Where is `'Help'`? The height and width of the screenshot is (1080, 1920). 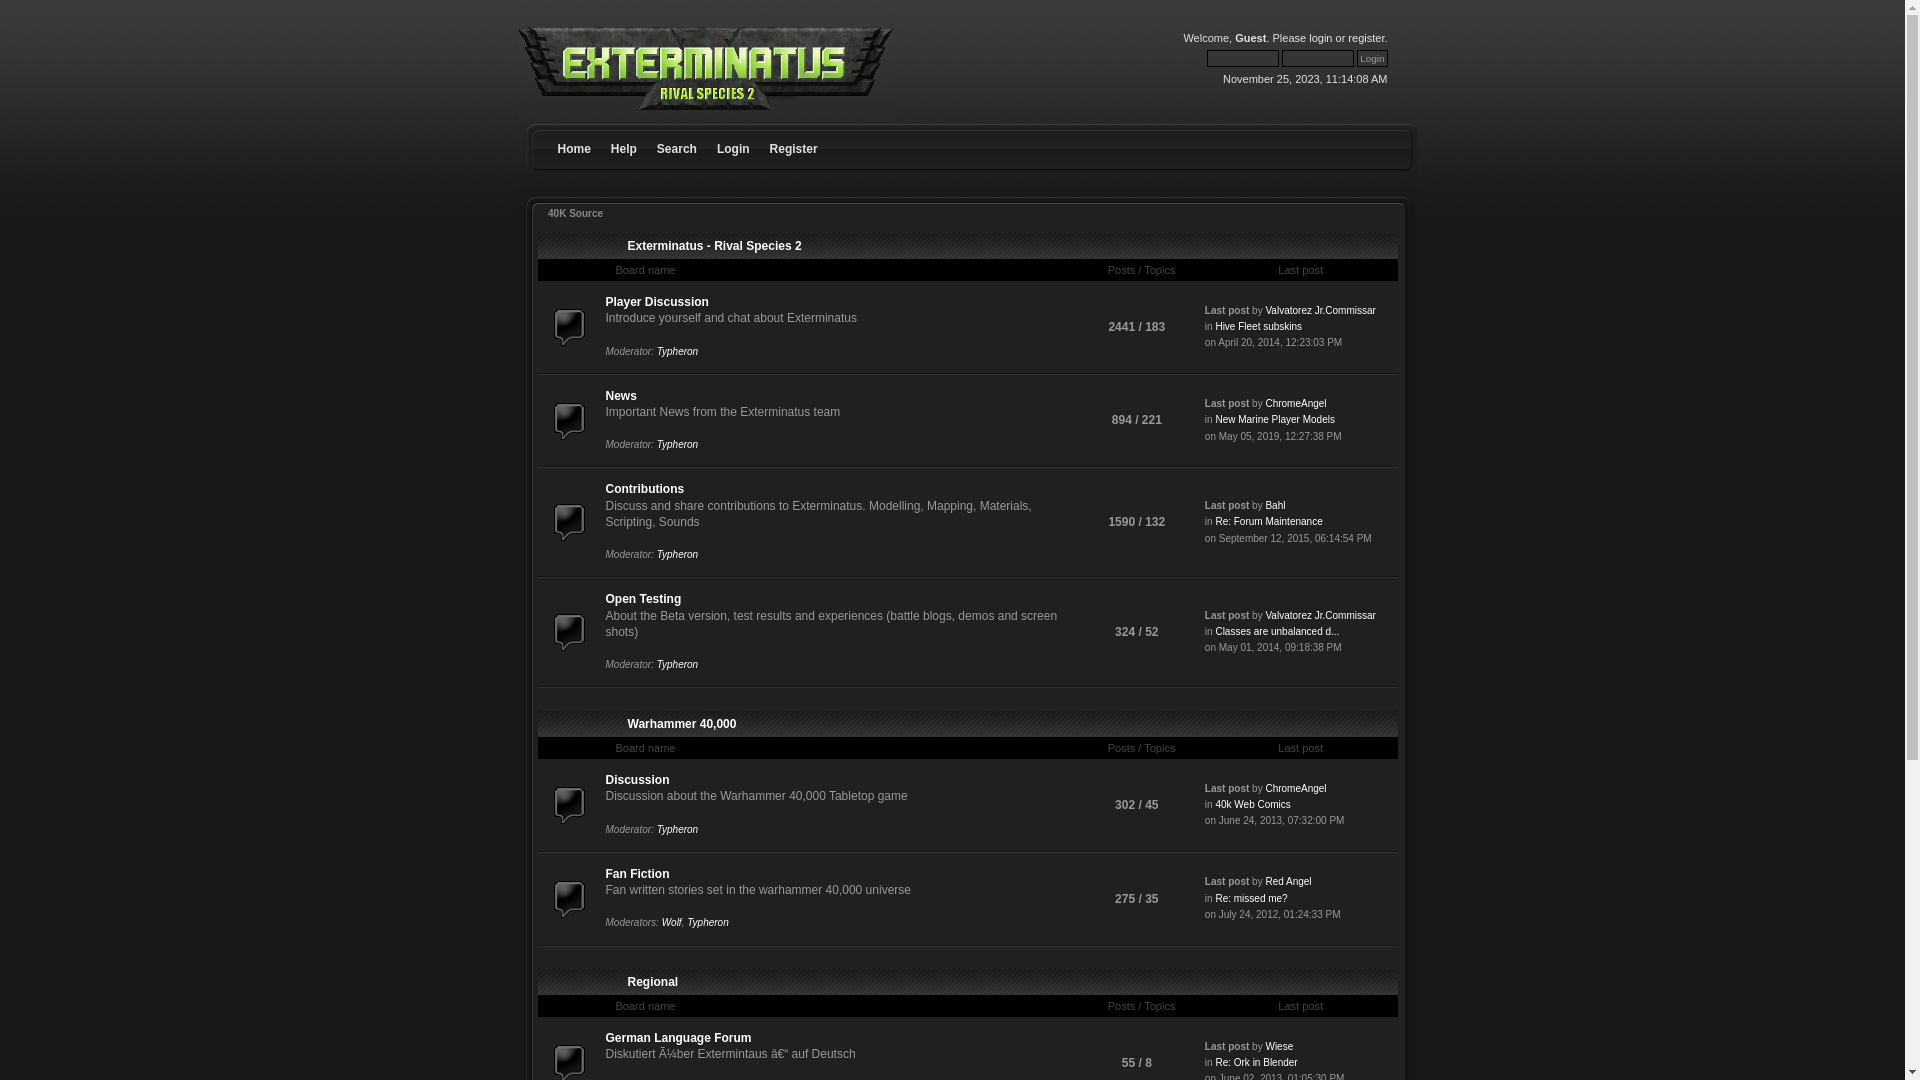
'Help' is located at coordinates (623, 132).